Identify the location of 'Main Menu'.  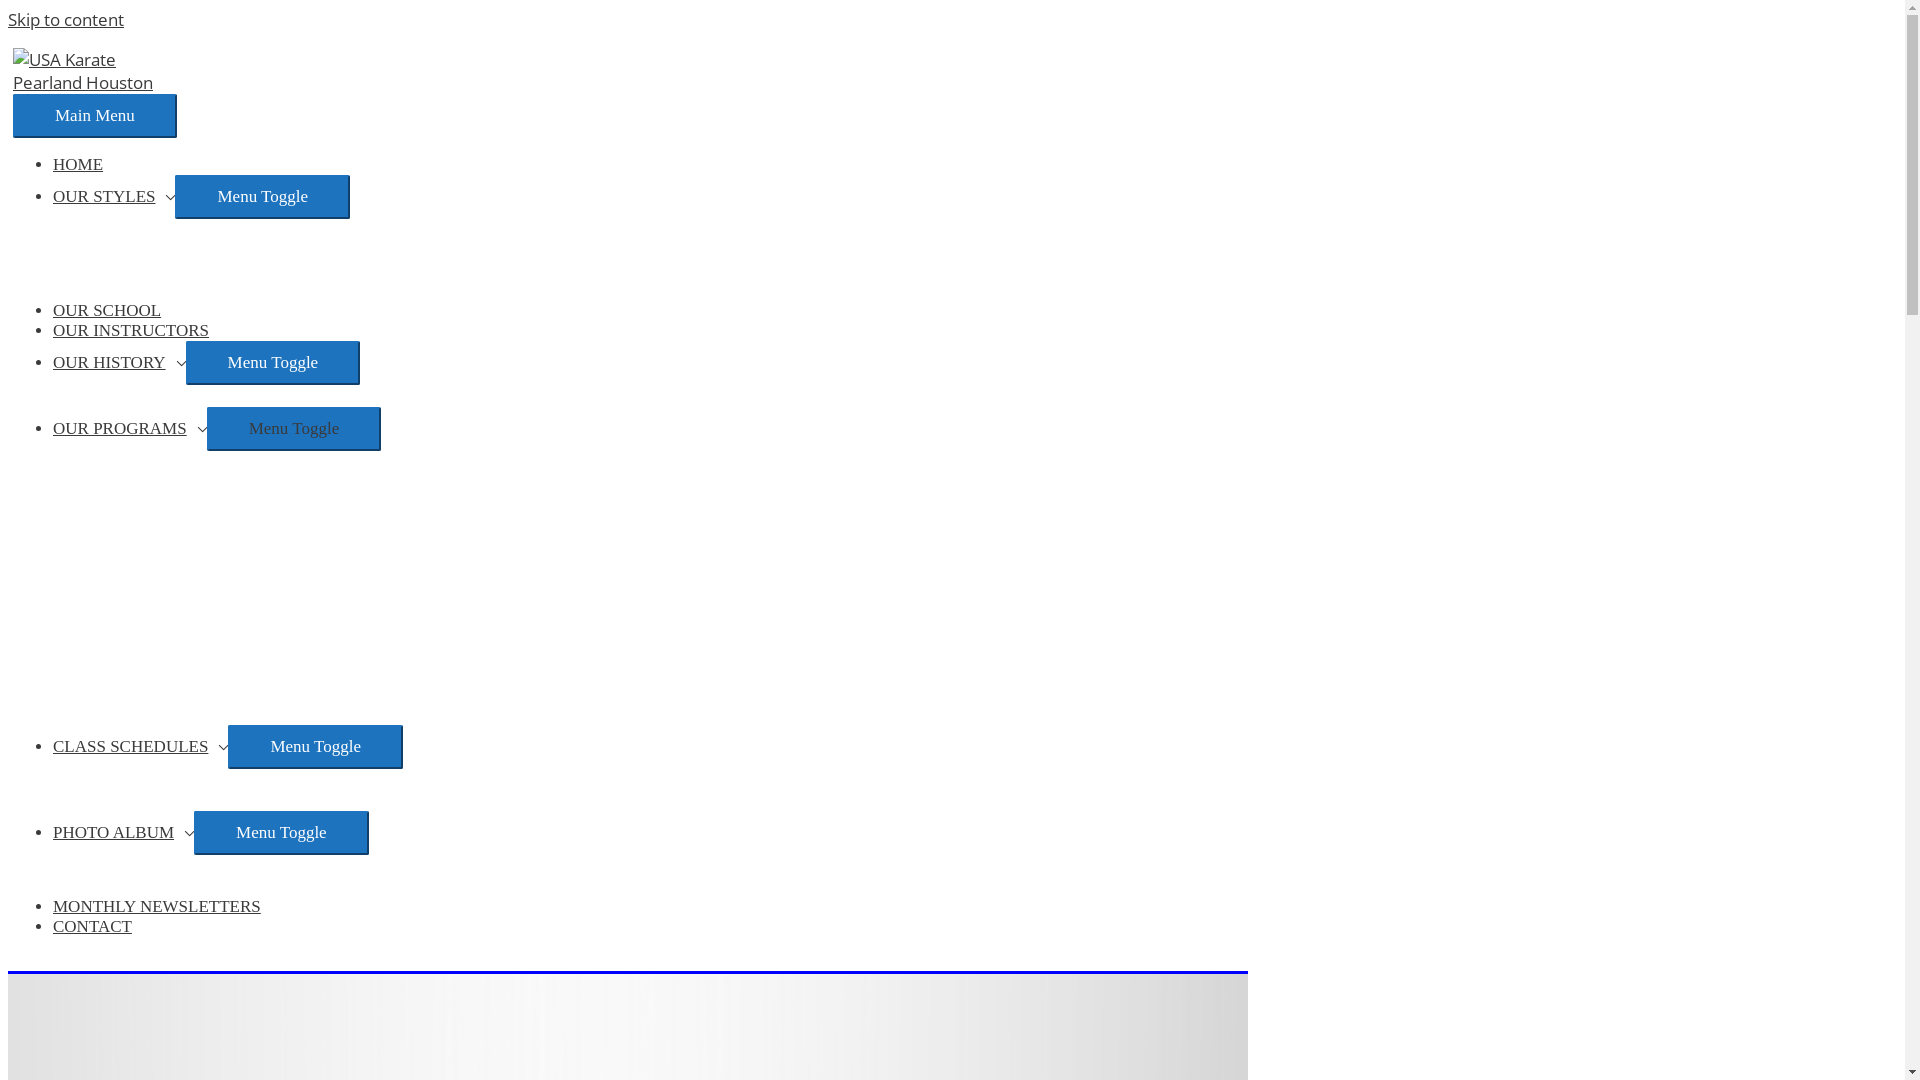
(13, 115).